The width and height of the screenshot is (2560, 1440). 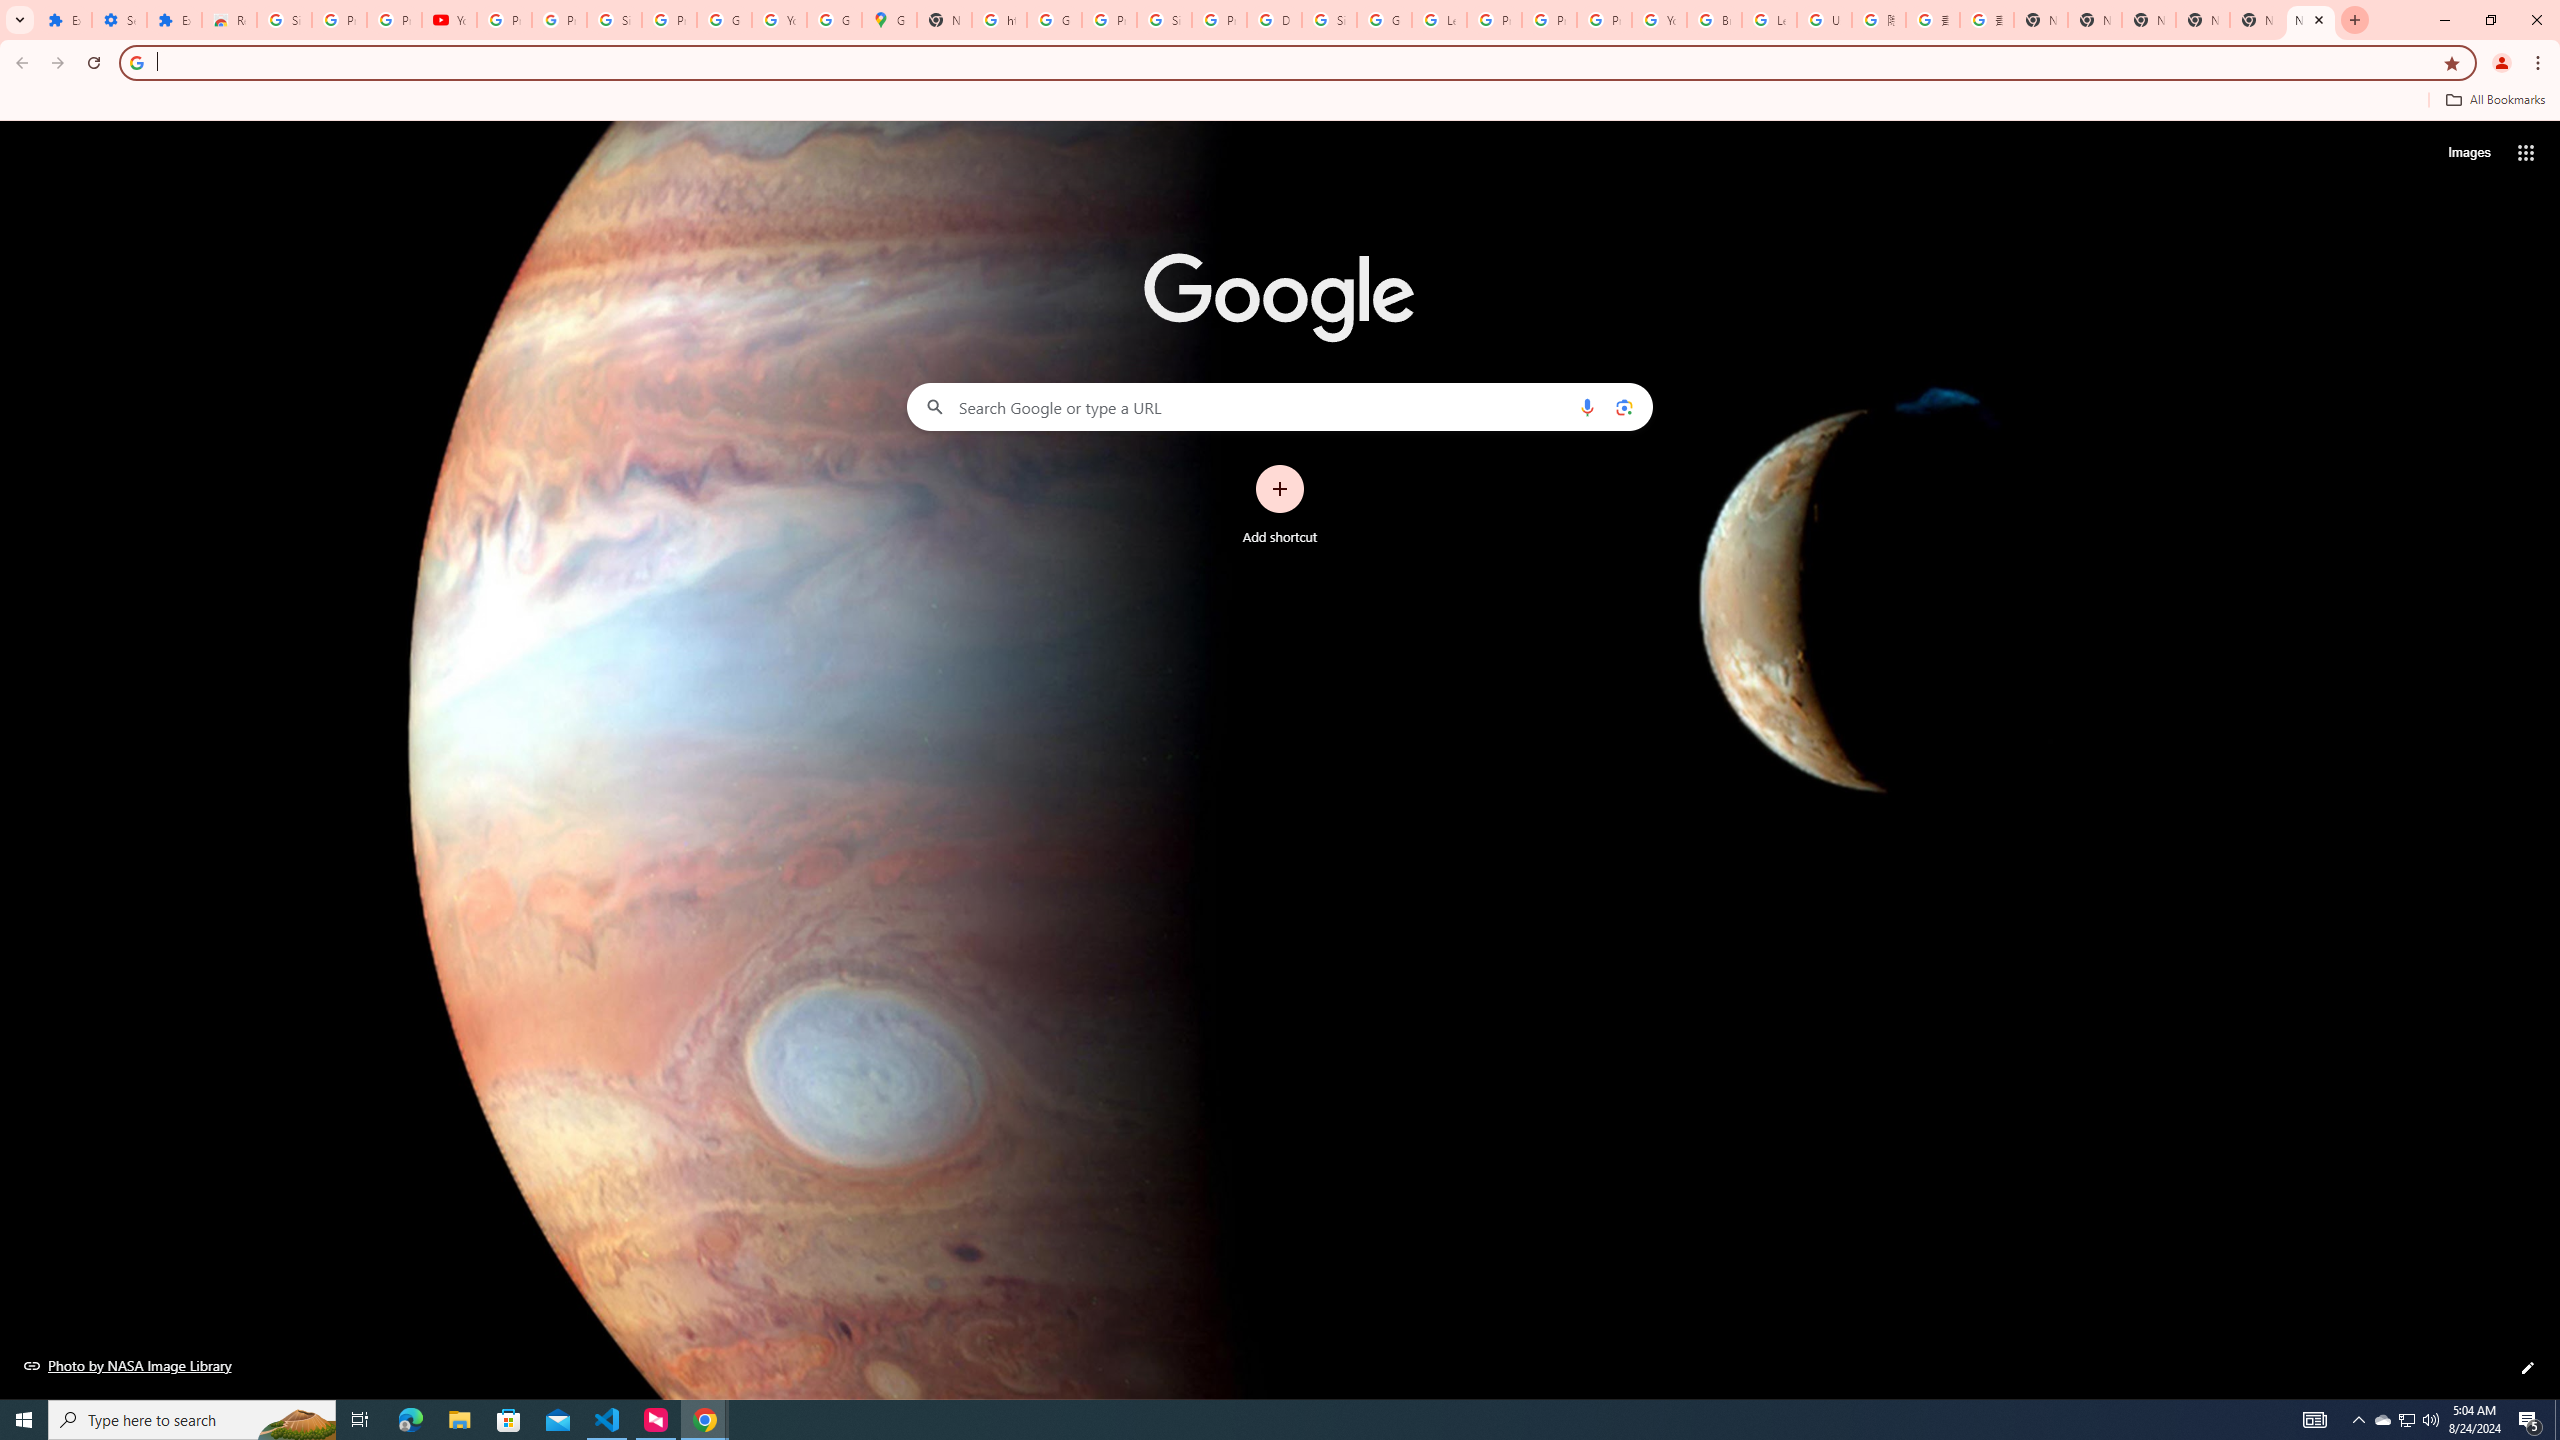 What do you see at coordinates (228, 19) in the screenshot?
I see `'Reviews: Helix Fruit Jump Arcade Game'` at bounding box center [228, 19].